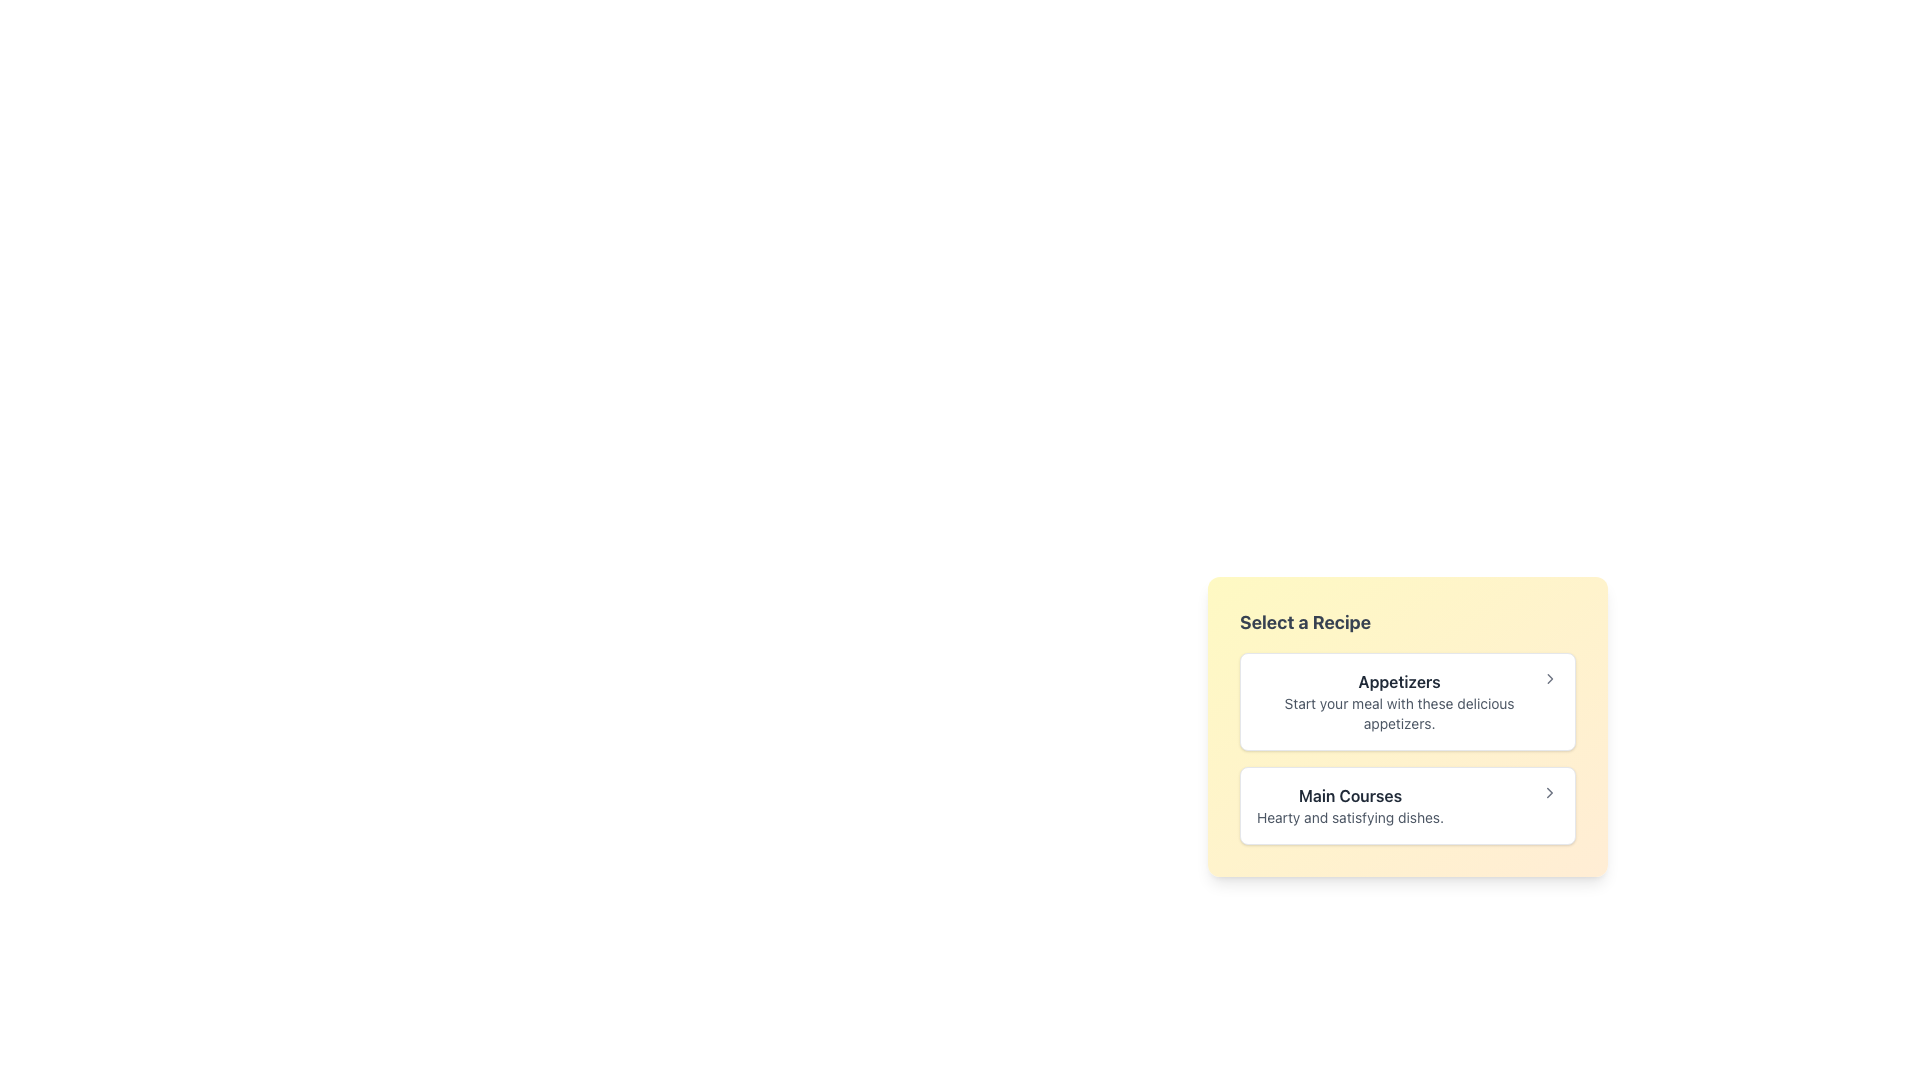 The image size is (1920, 1080). Describe the element at coordinates (1350, 805) in the screenshot. I see `the second selectable card in the 'Select a Recipe' section` at that location.